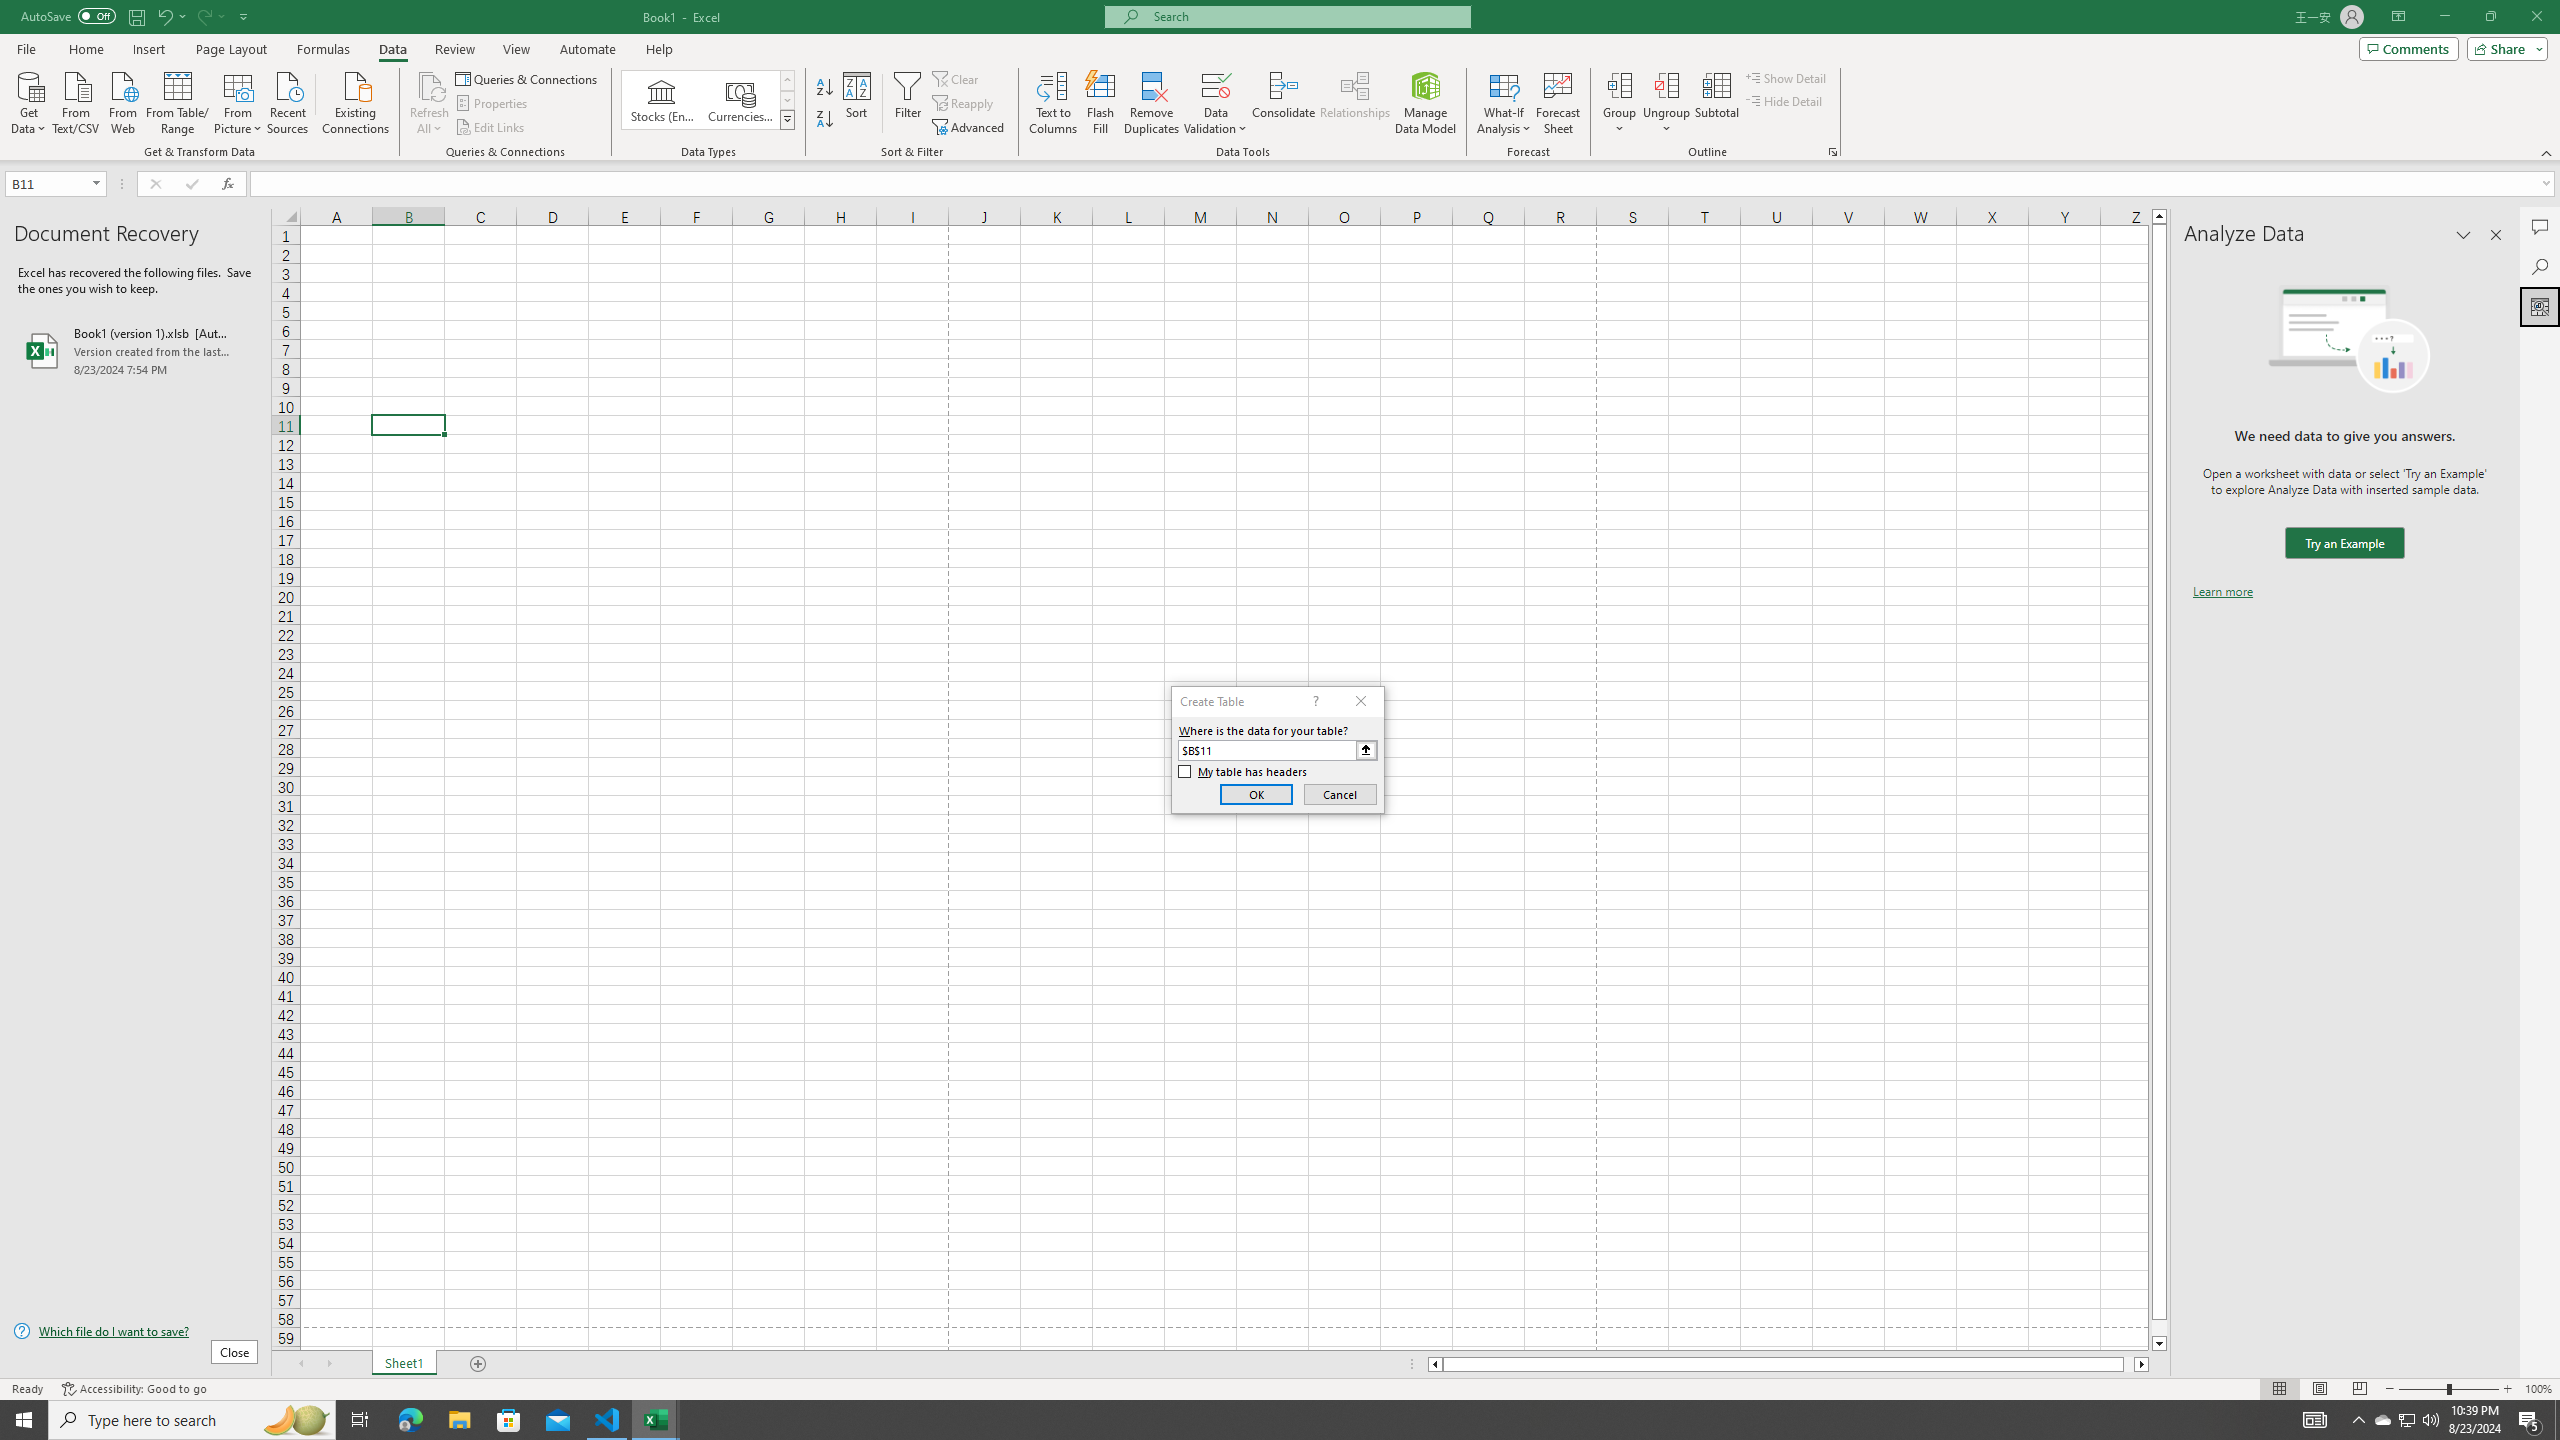 The height and width of the screenshot is (1440, 2560). I want to click on 'Data Validation...', so click(1215, 84).